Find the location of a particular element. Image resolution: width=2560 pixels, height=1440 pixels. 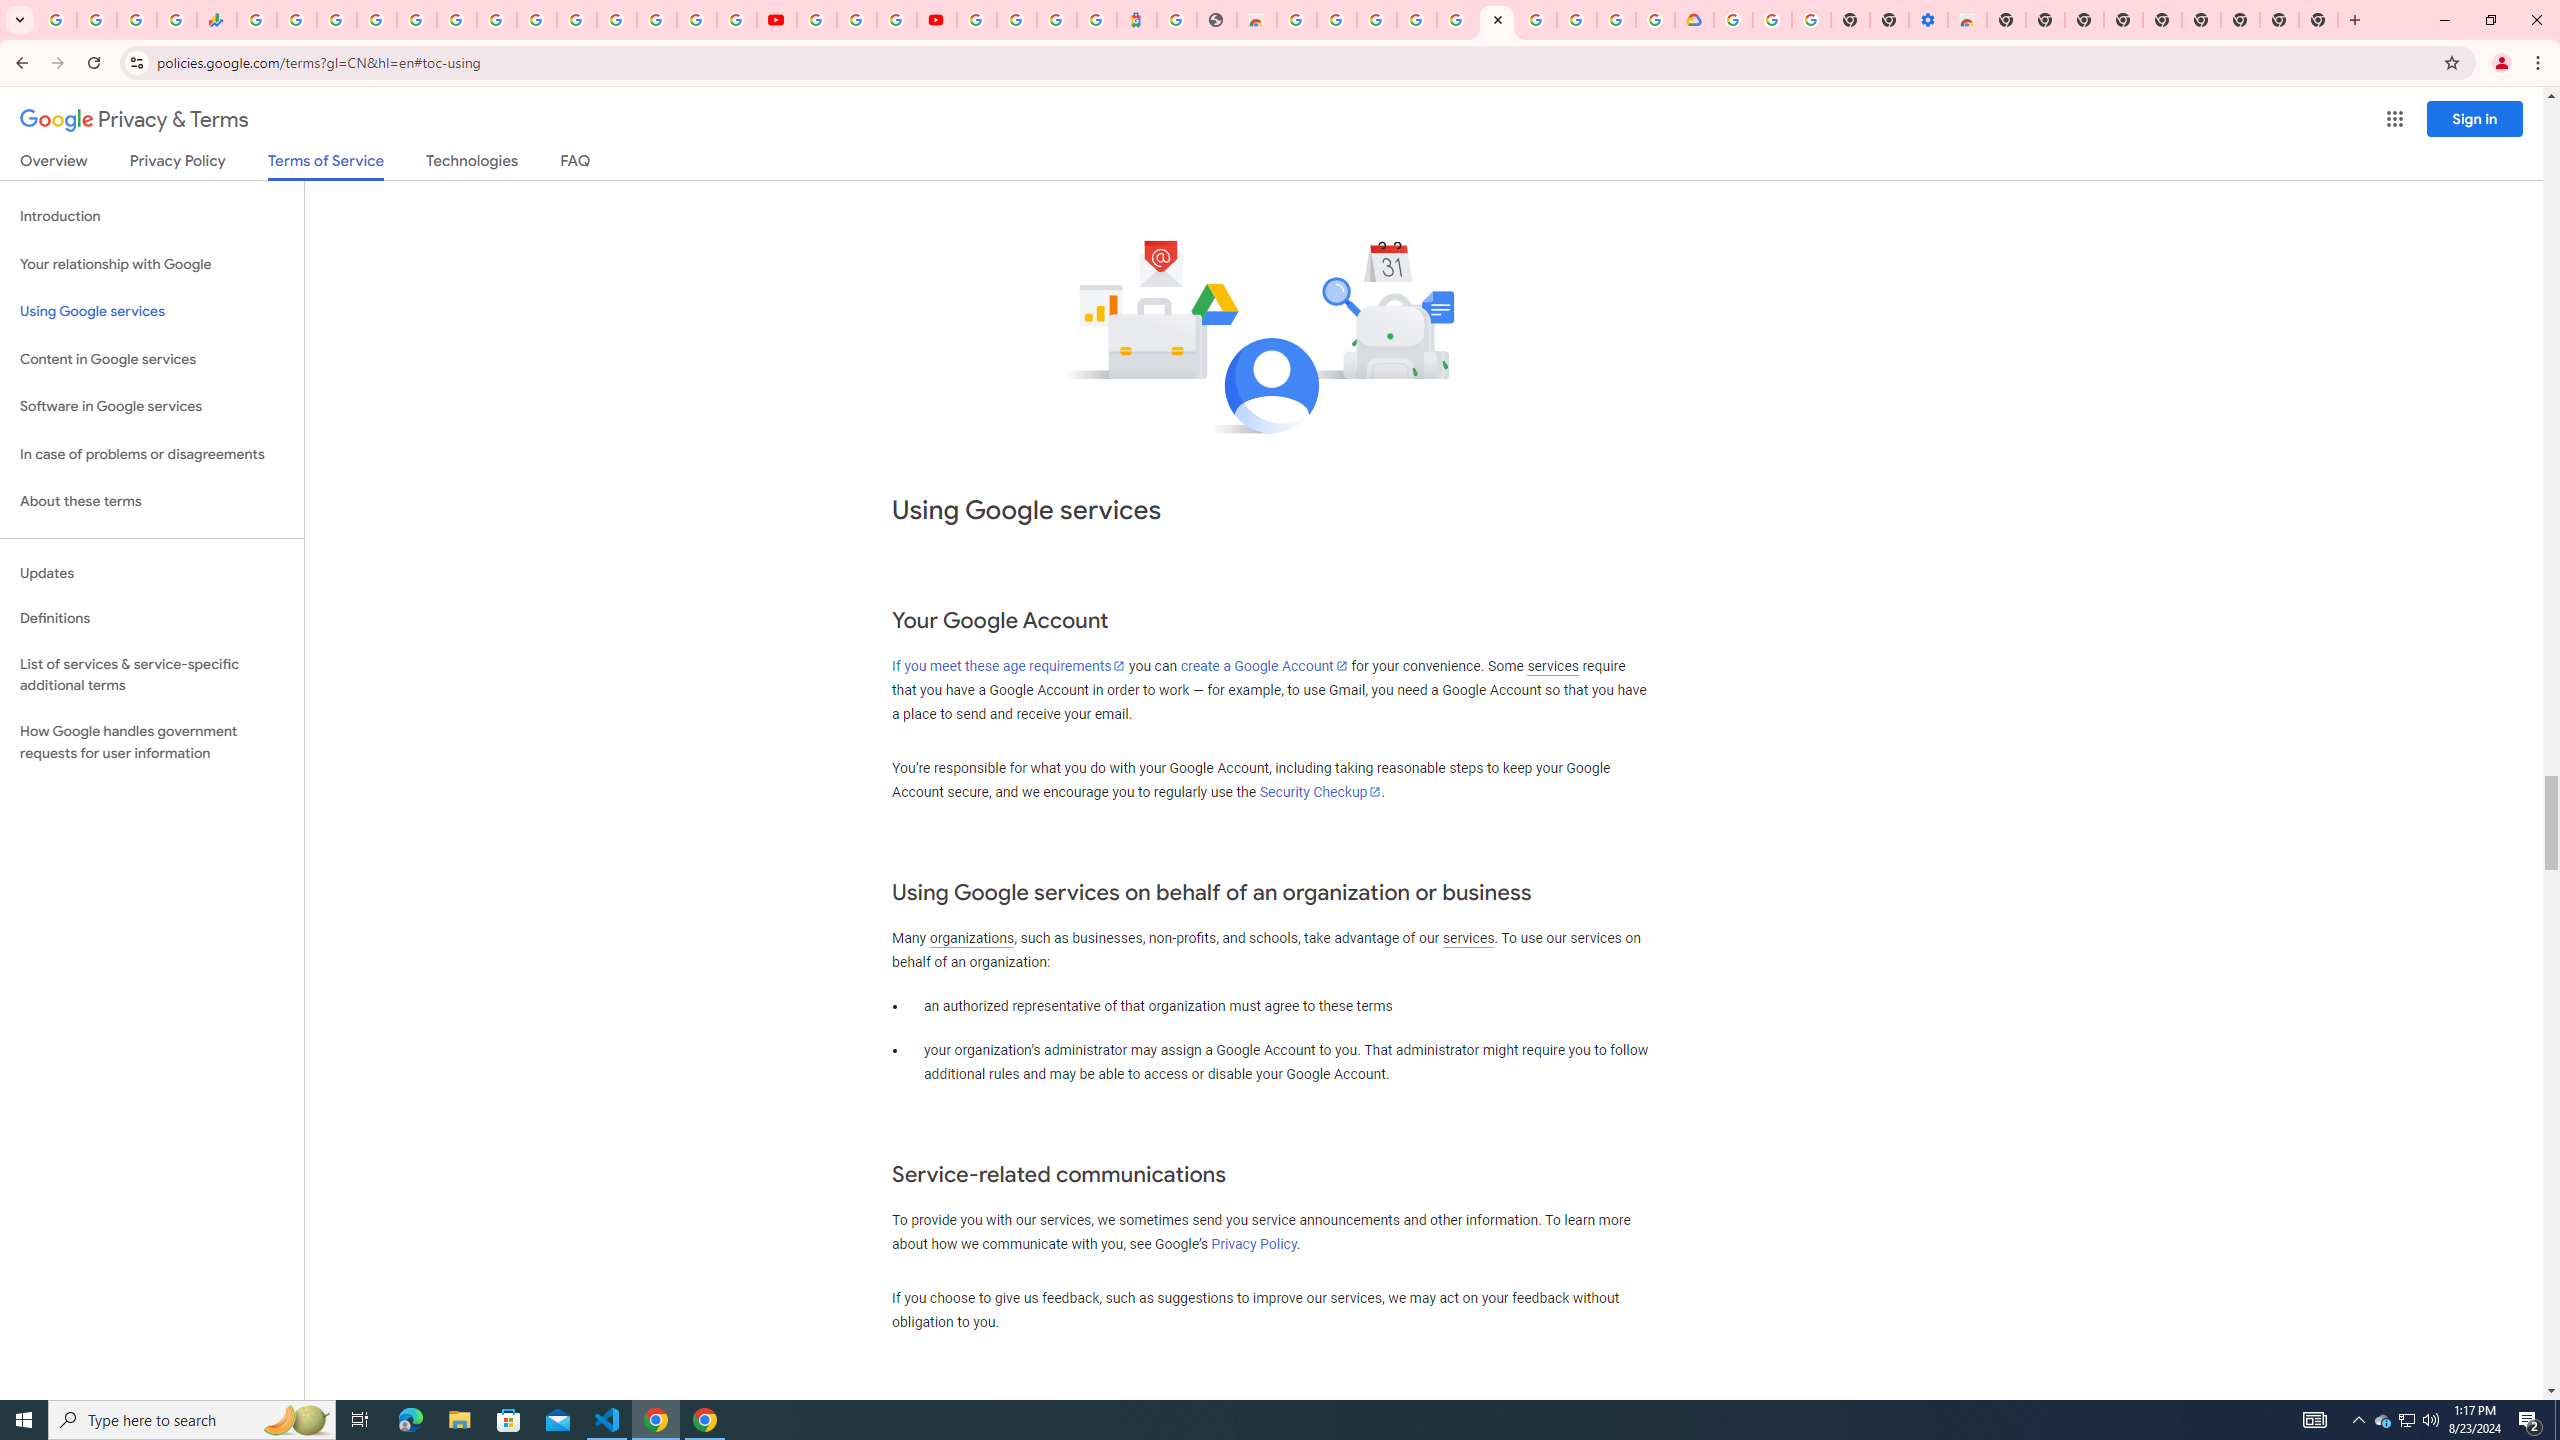

'New Tab' is located at coordinates (2319, 19).